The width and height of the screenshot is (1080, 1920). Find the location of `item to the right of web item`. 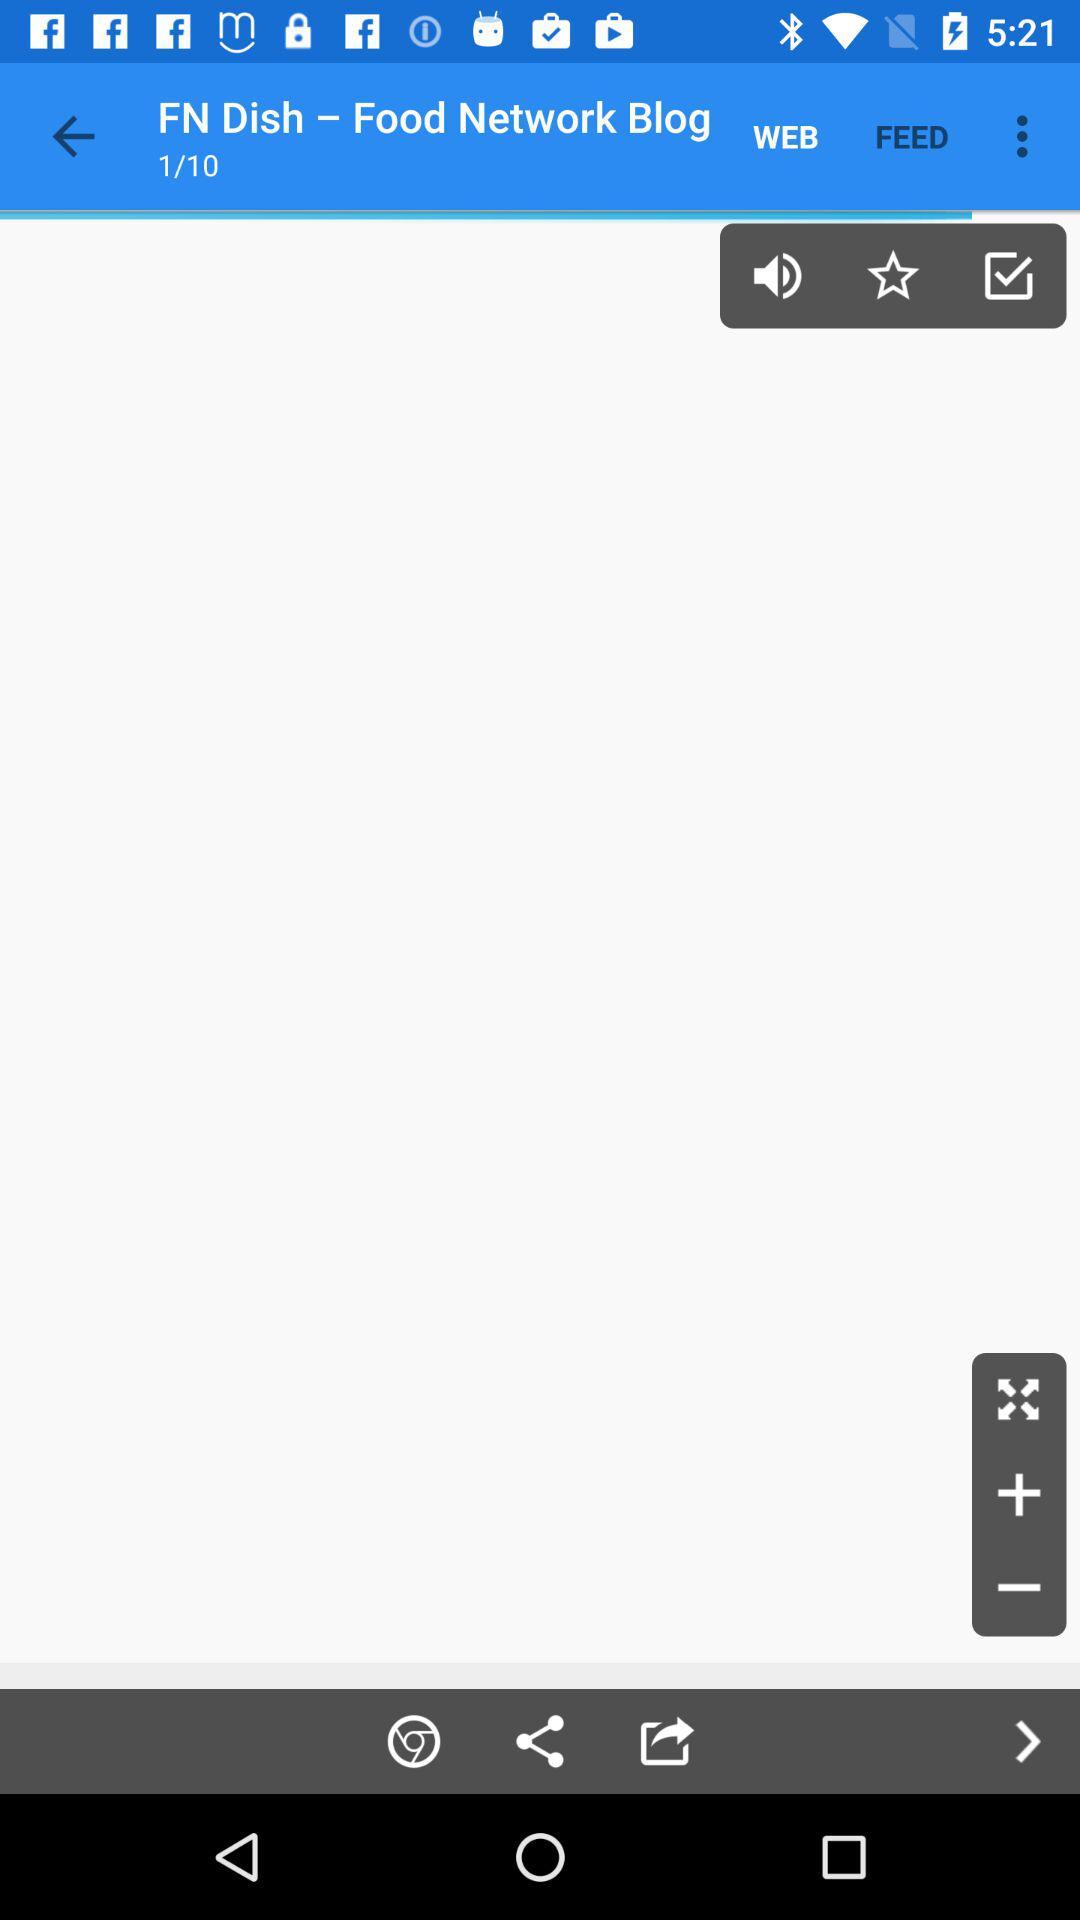

item to the right of web item is located at coordinates (911, 135).